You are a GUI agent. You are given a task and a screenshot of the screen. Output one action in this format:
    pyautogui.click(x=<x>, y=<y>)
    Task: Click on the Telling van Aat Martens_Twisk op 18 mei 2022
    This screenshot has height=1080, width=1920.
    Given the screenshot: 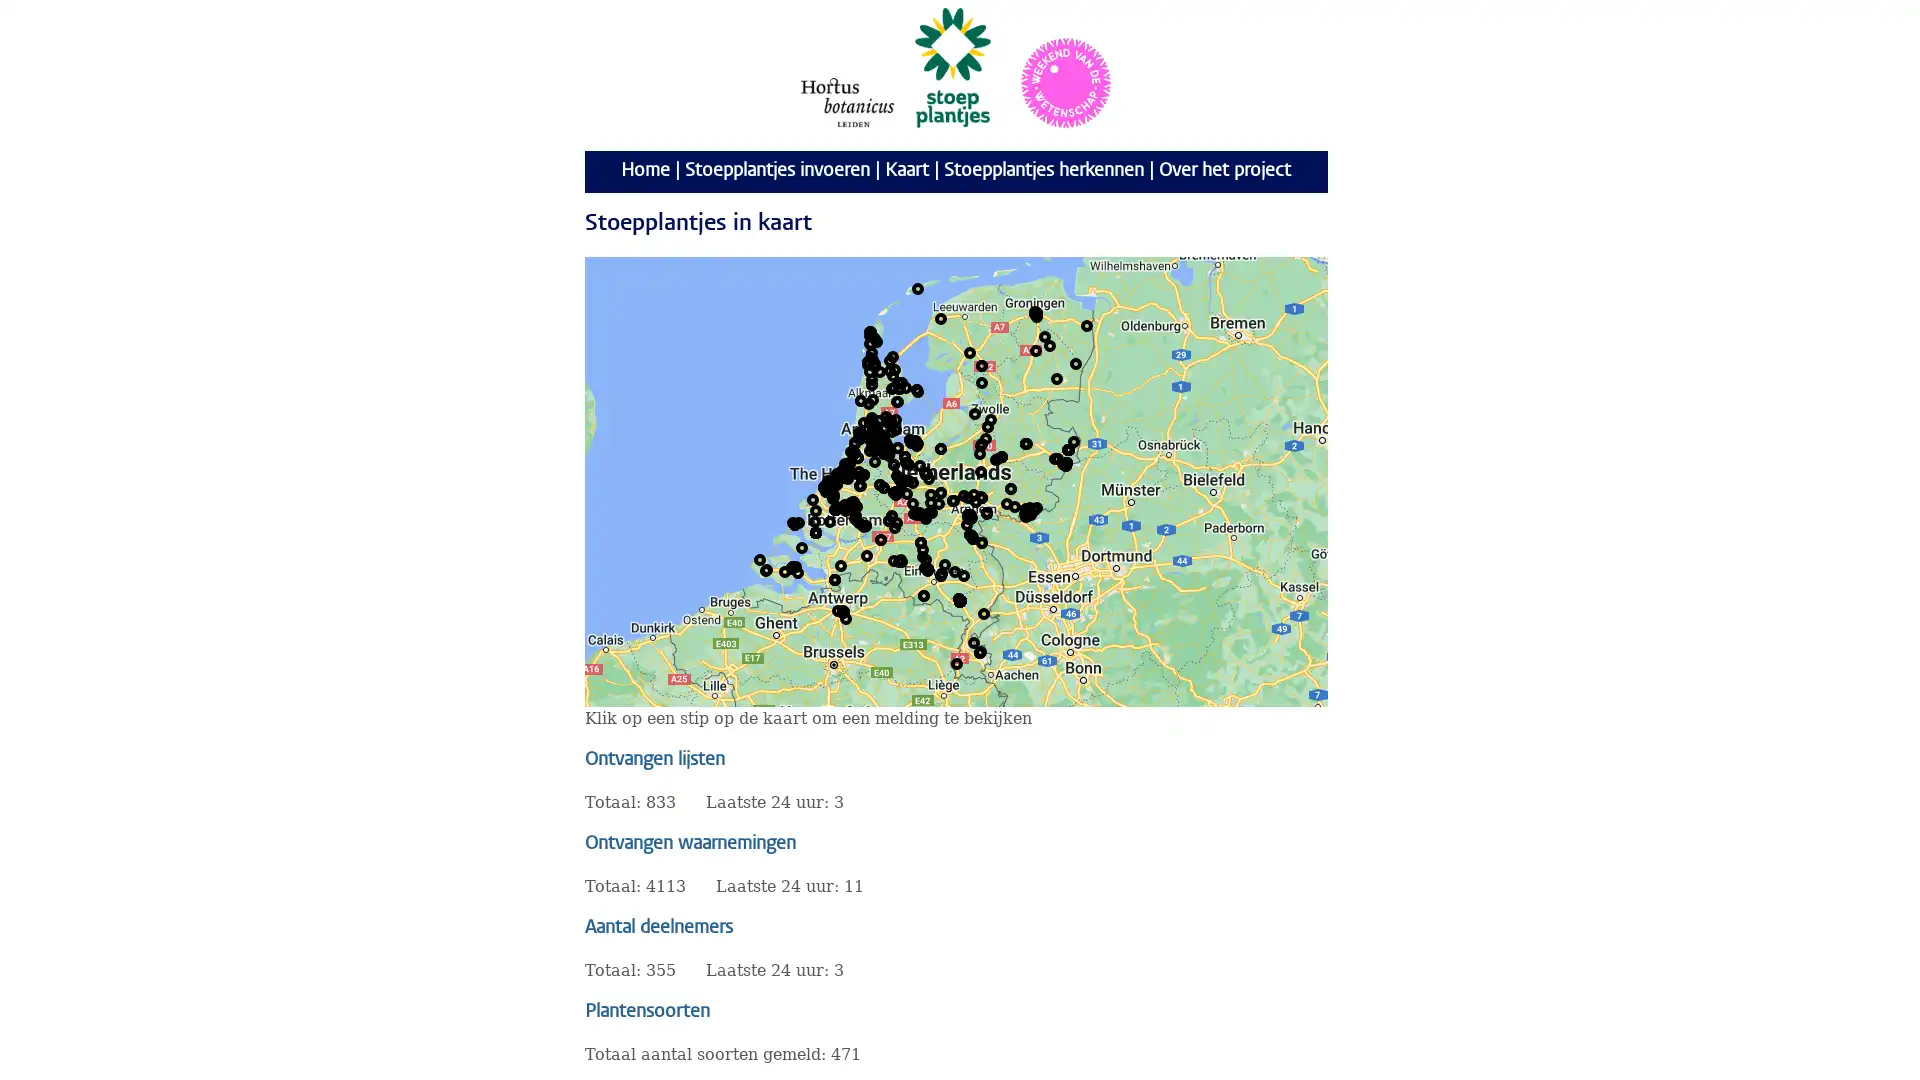 What is the action you would take?
    pyautogui.click(x=870, y=420)
    